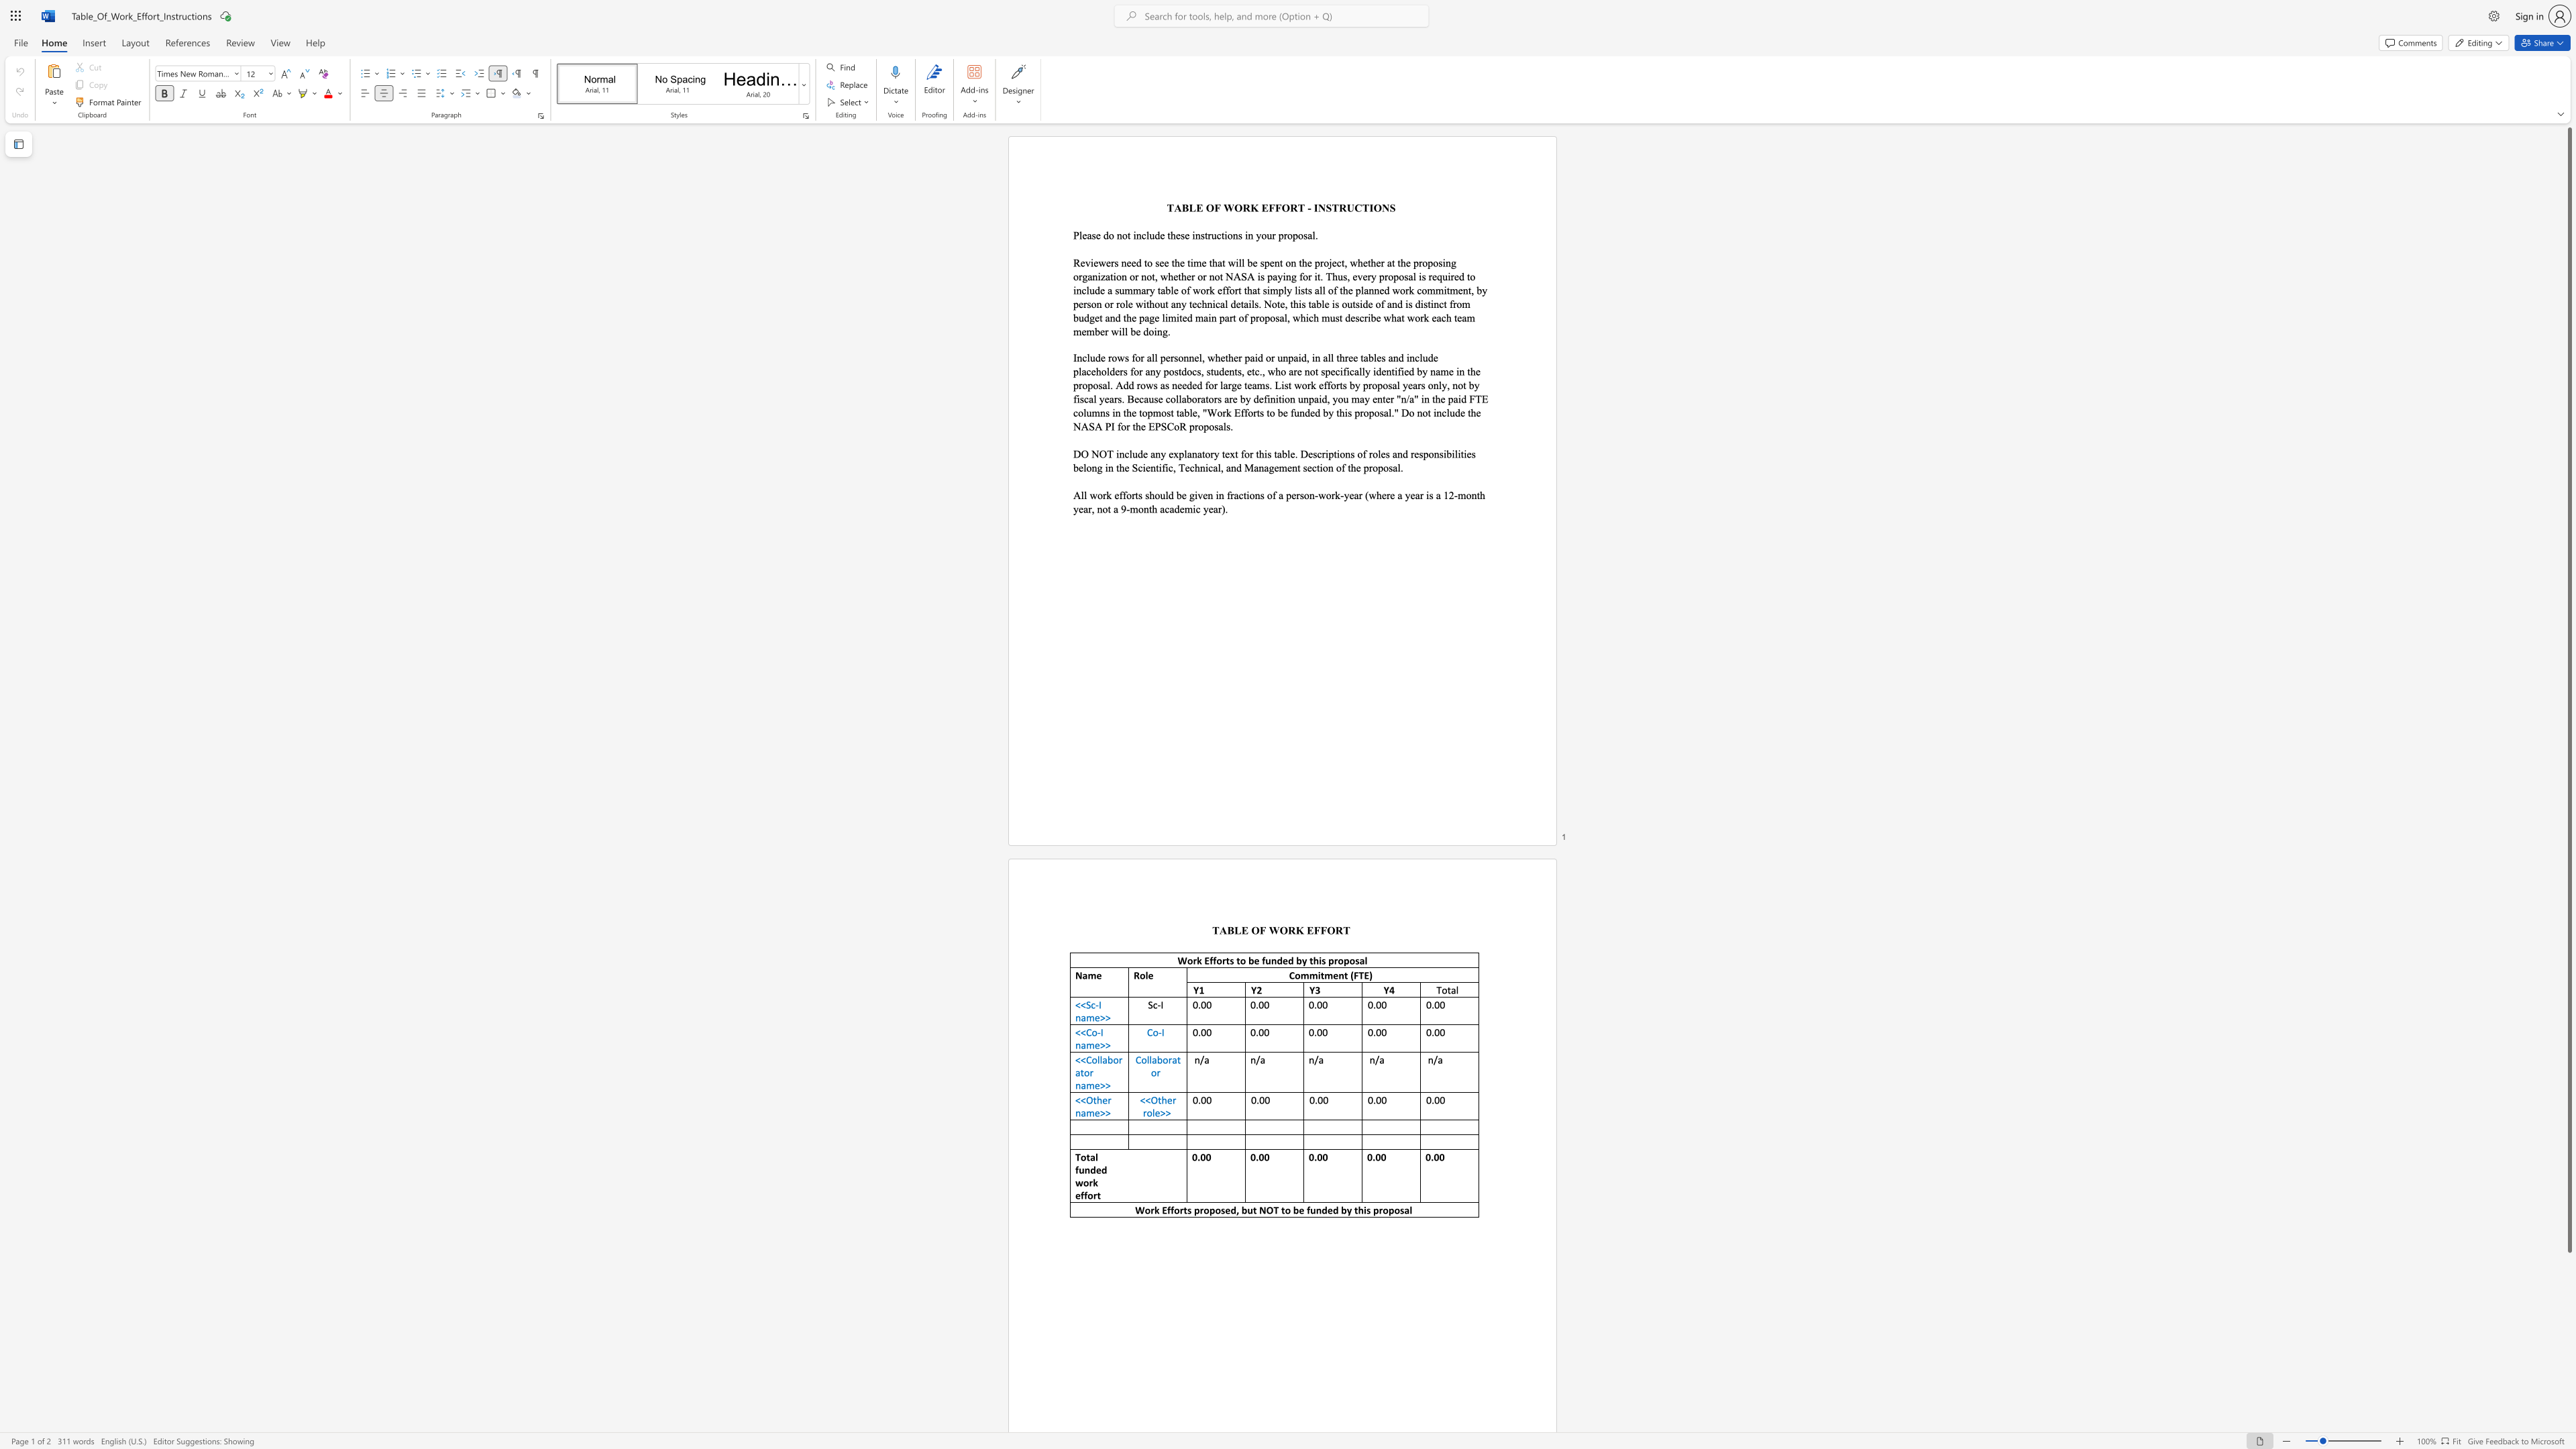 The height and width of the screenshot is (1449, 2576). What do you see at coordinates (2568, 1320) in the screenshot?
I see `the scrollbar to scroll downward` at bounding box center [2568, 1320].